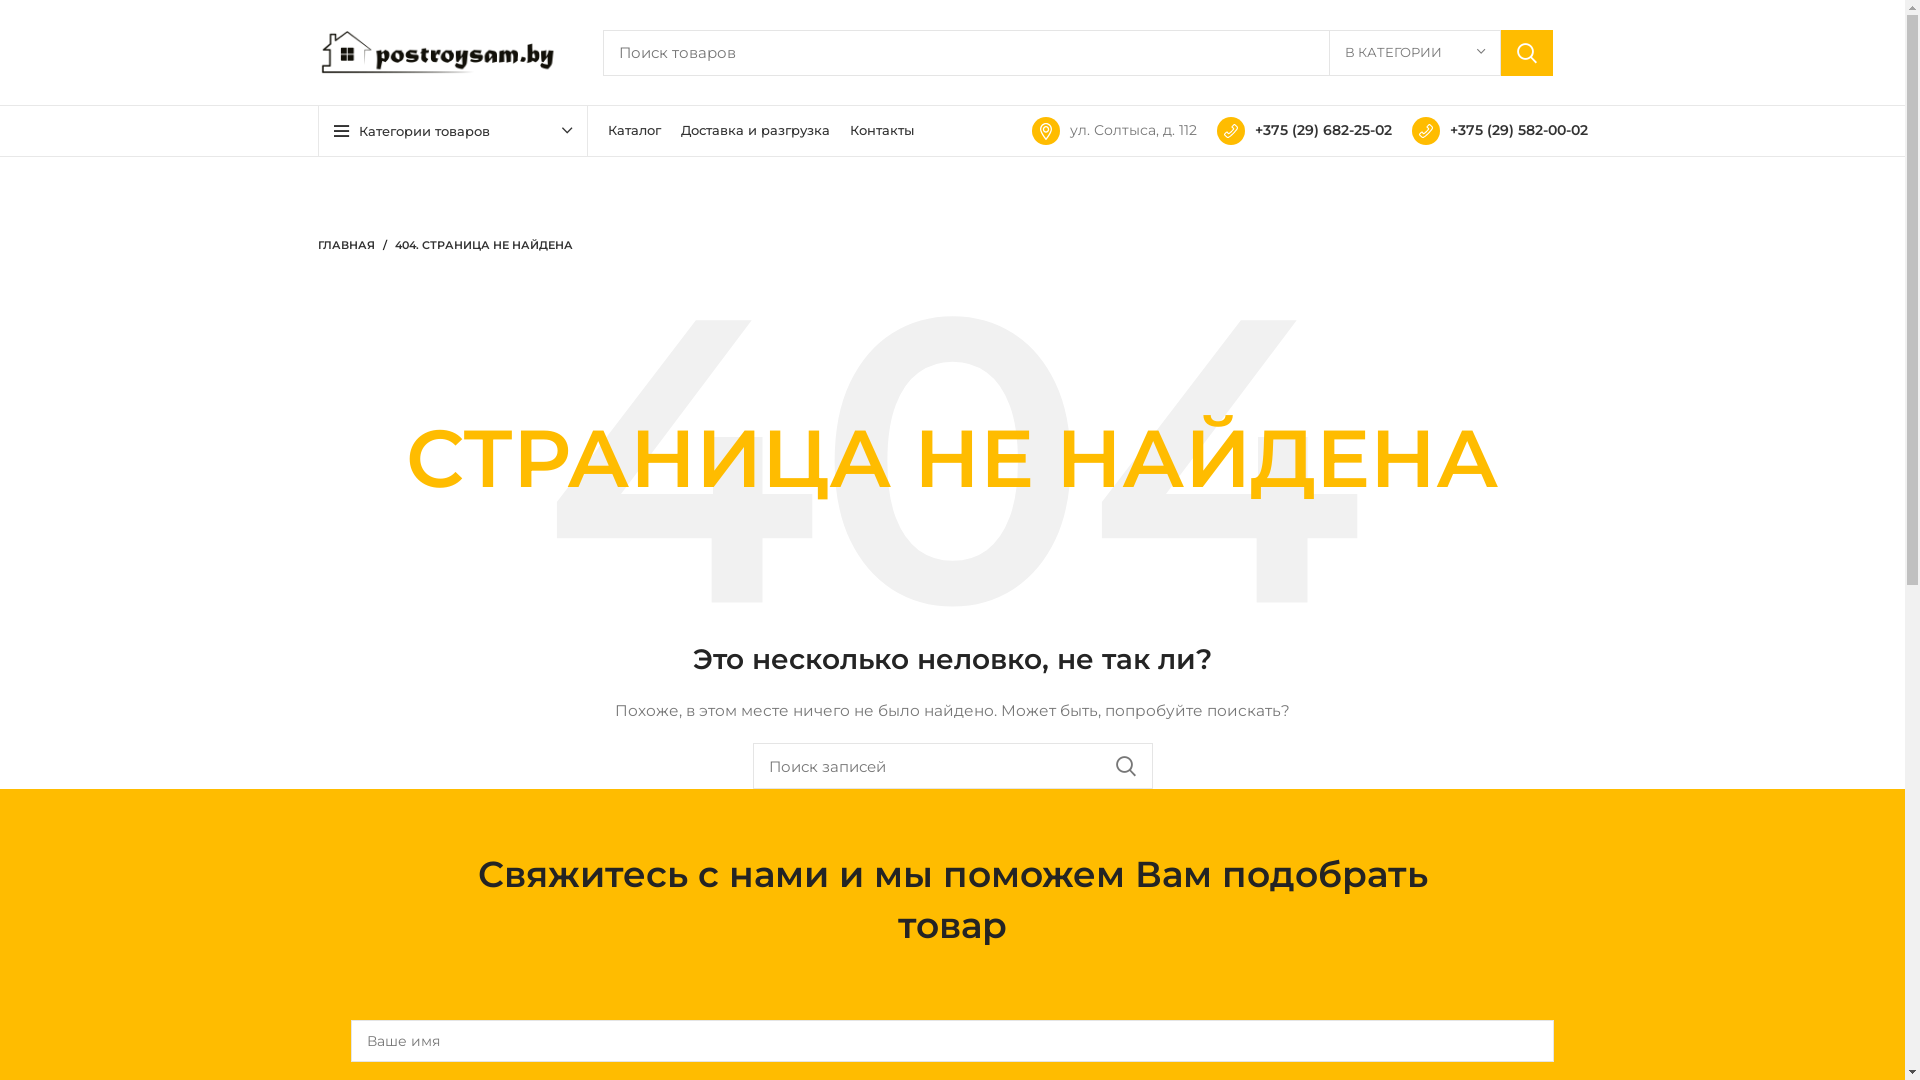 This screenshot has height=1080, width=1920. What do you see at coordinates (1410, 130) in the screenshot?
I see `'+375 (29) 582-00-02'` at bounding box center [1410, 130].